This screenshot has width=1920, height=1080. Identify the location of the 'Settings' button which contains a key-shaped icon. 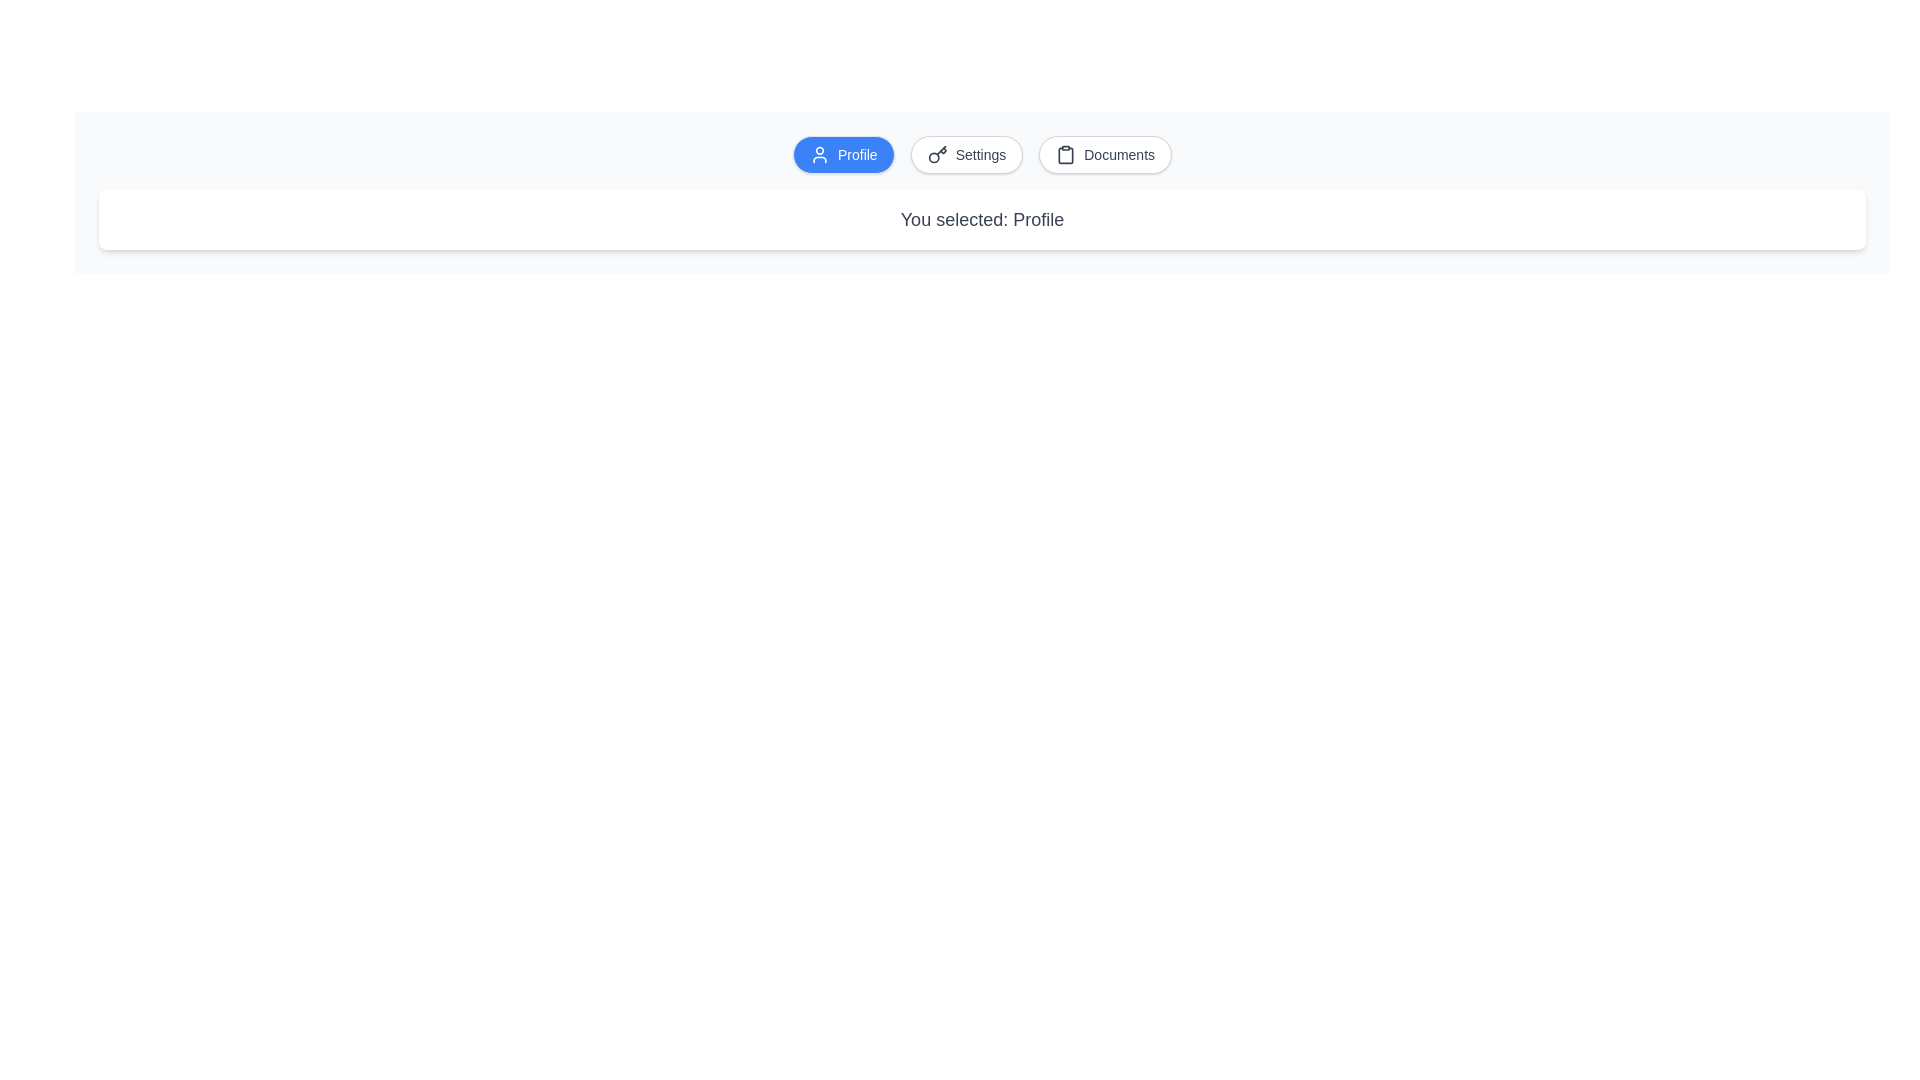
(936, 153).